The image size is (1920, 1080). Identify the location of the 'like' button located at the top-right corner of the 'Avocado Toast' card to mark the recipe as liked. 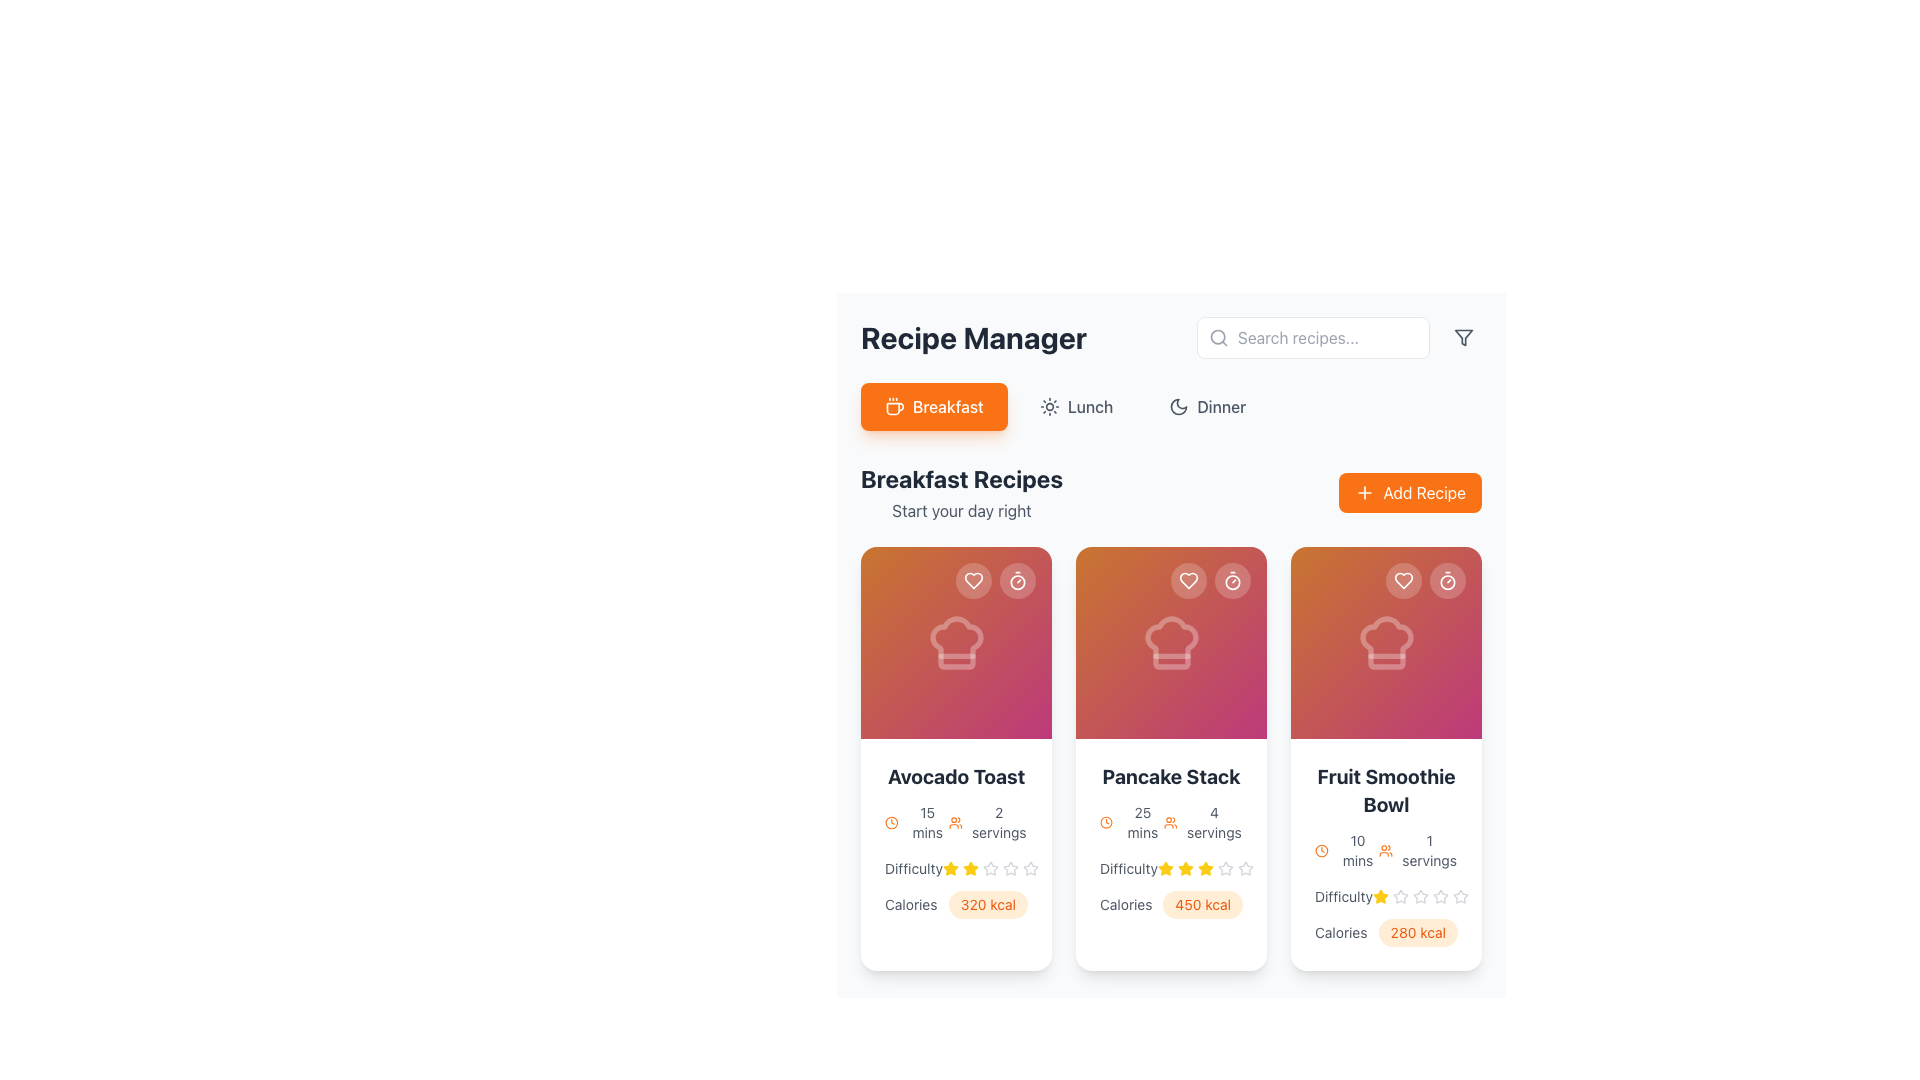
(974, 581).